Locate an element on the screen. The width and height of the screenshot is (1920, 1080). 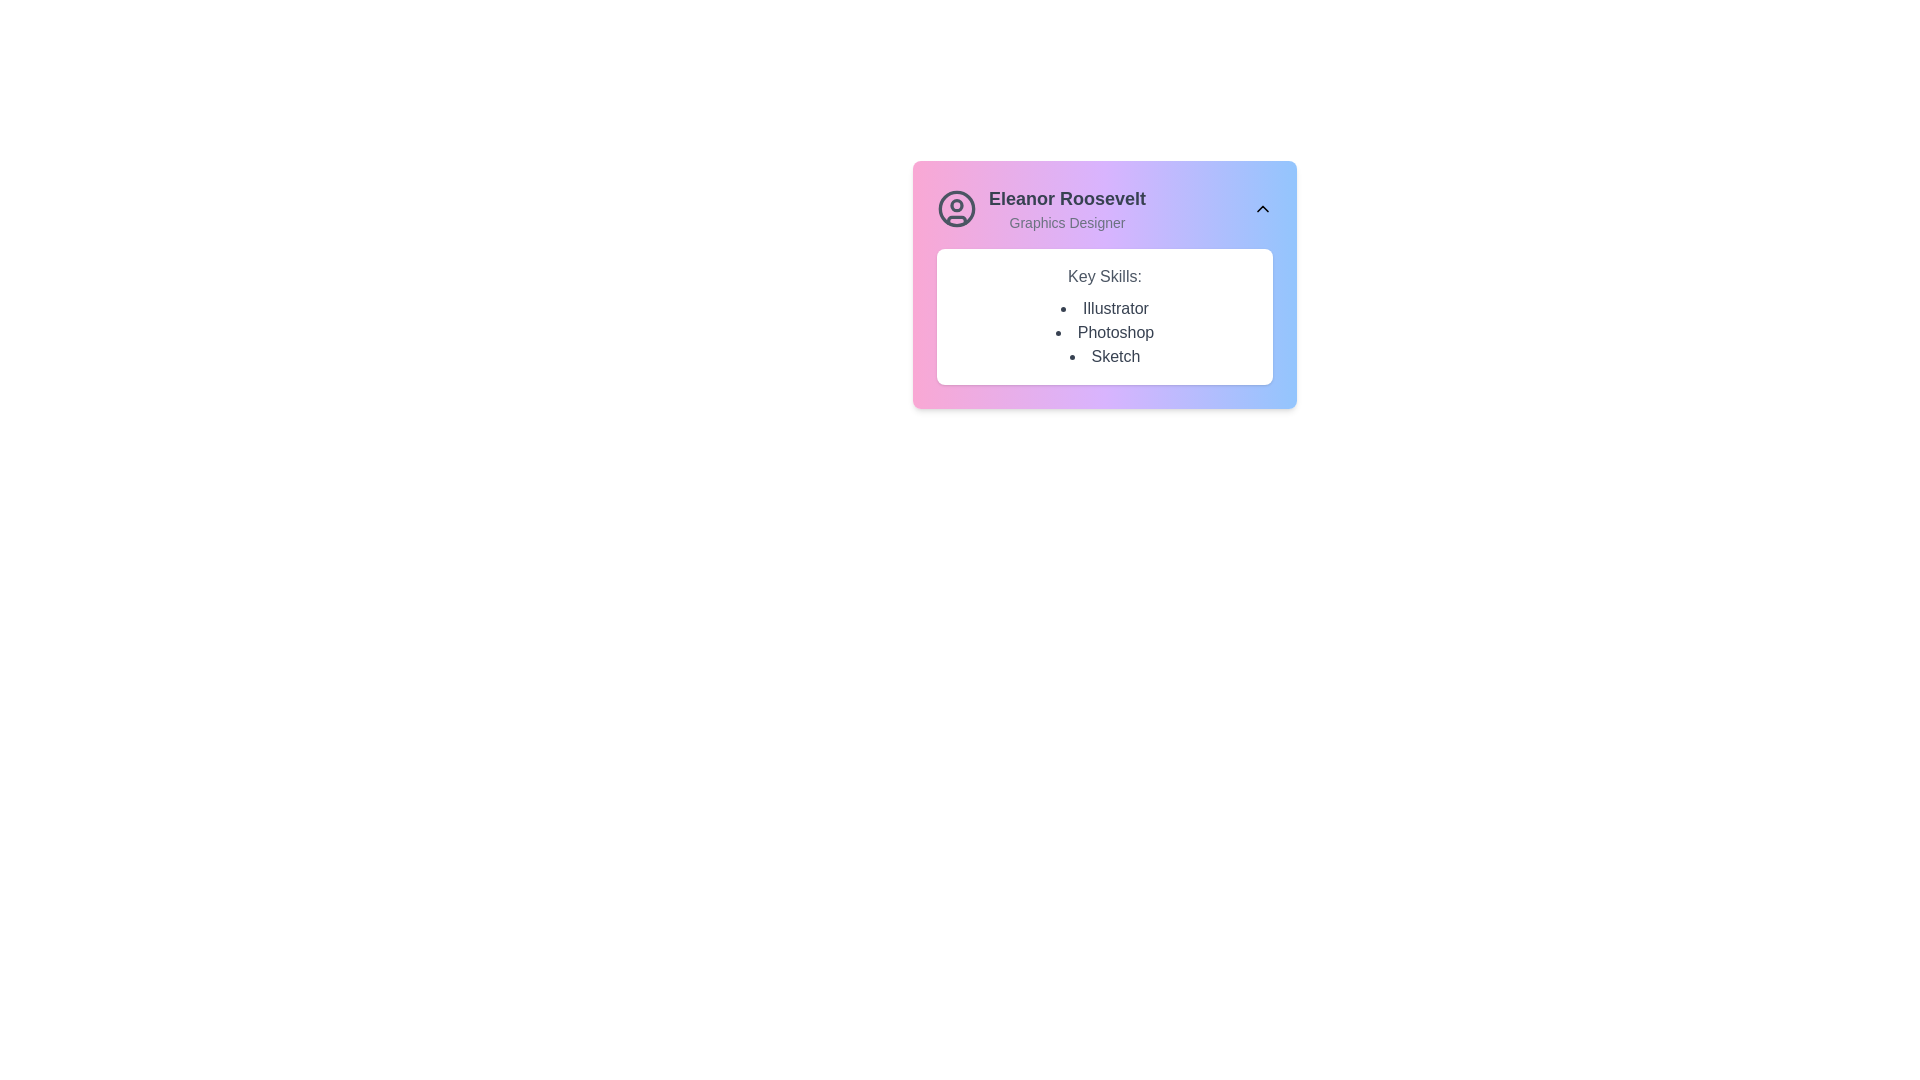
the text label displaying 'Eleanor Roosevelt' and 'Graphics Designer' for additional interactions is located at coordinates (1066, 208).